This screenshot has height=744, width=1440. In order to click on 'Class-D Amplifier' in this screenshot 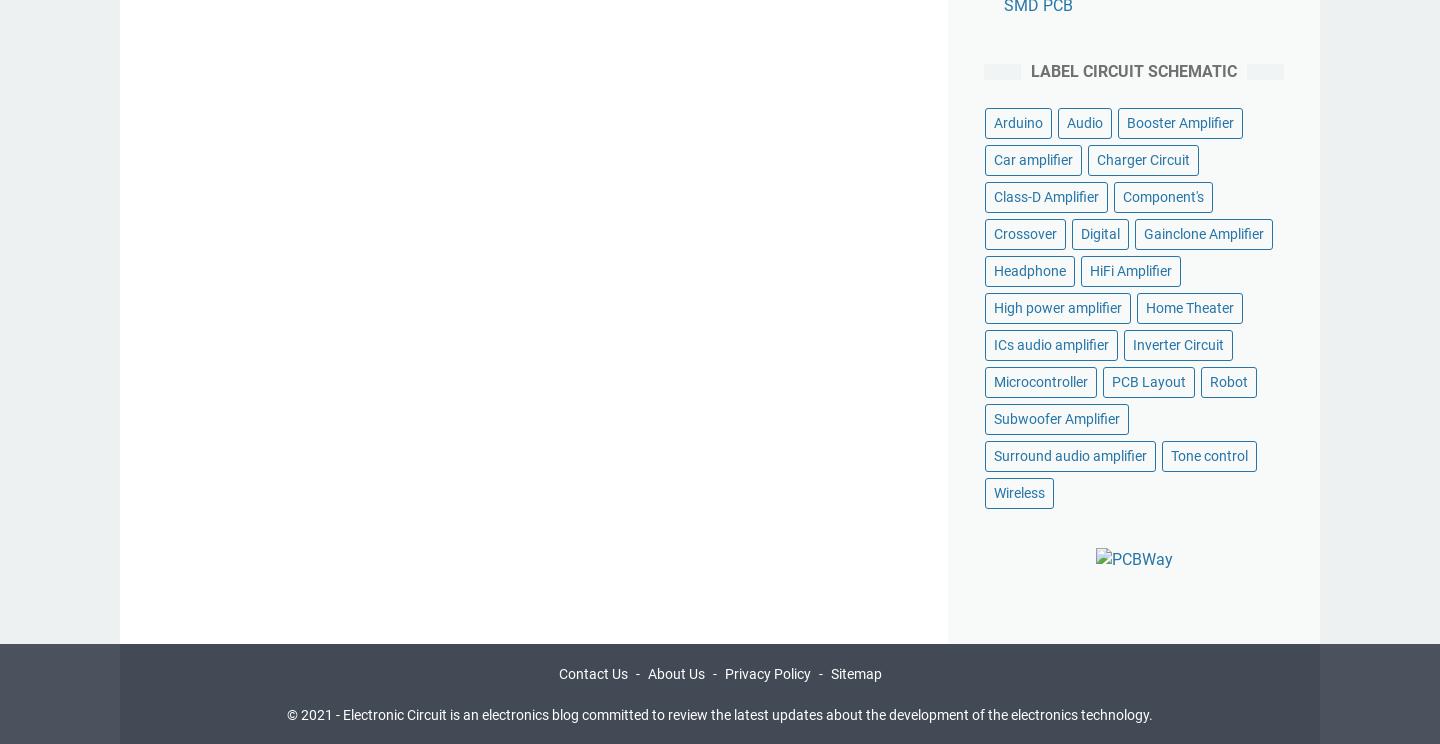, I will do `click(1046, 197)`.